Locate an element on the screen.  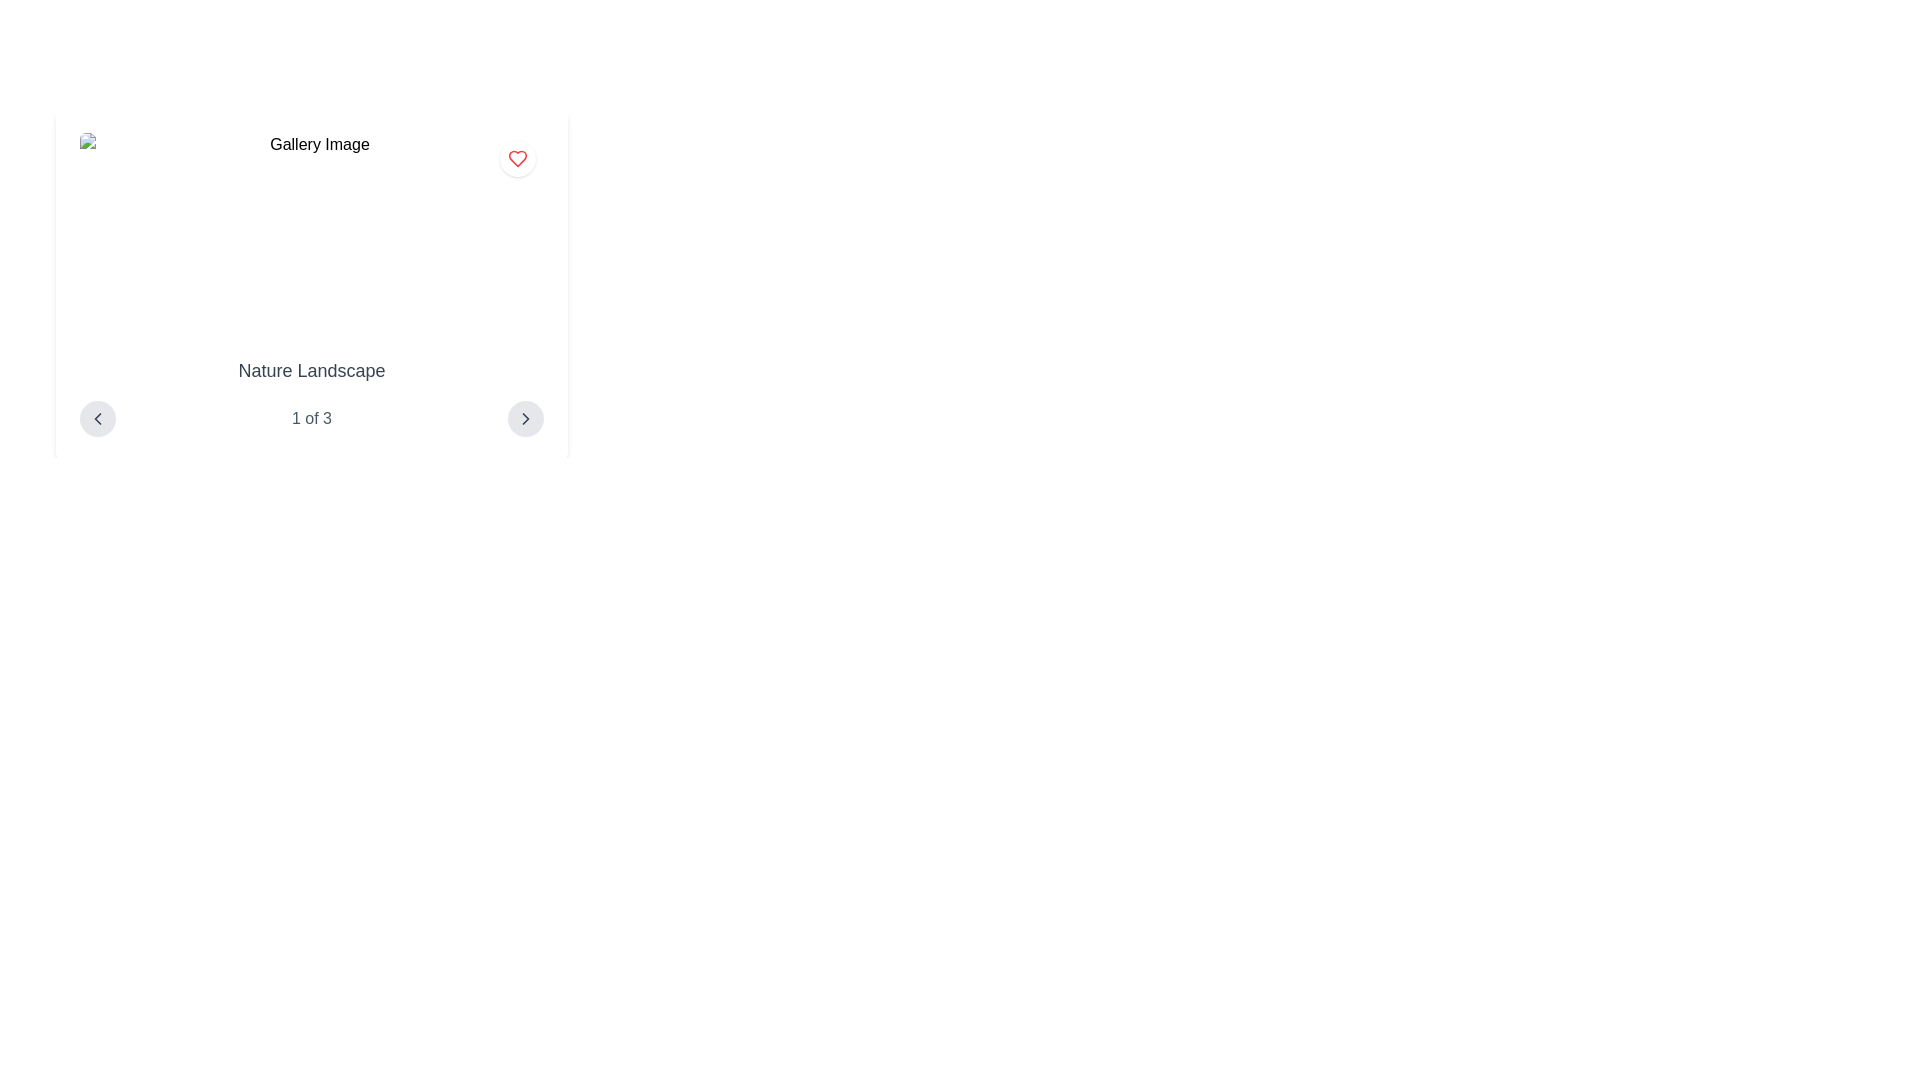
the heart icon located in the top-right corner of the gallery interface is located at coordinates (518, 157).